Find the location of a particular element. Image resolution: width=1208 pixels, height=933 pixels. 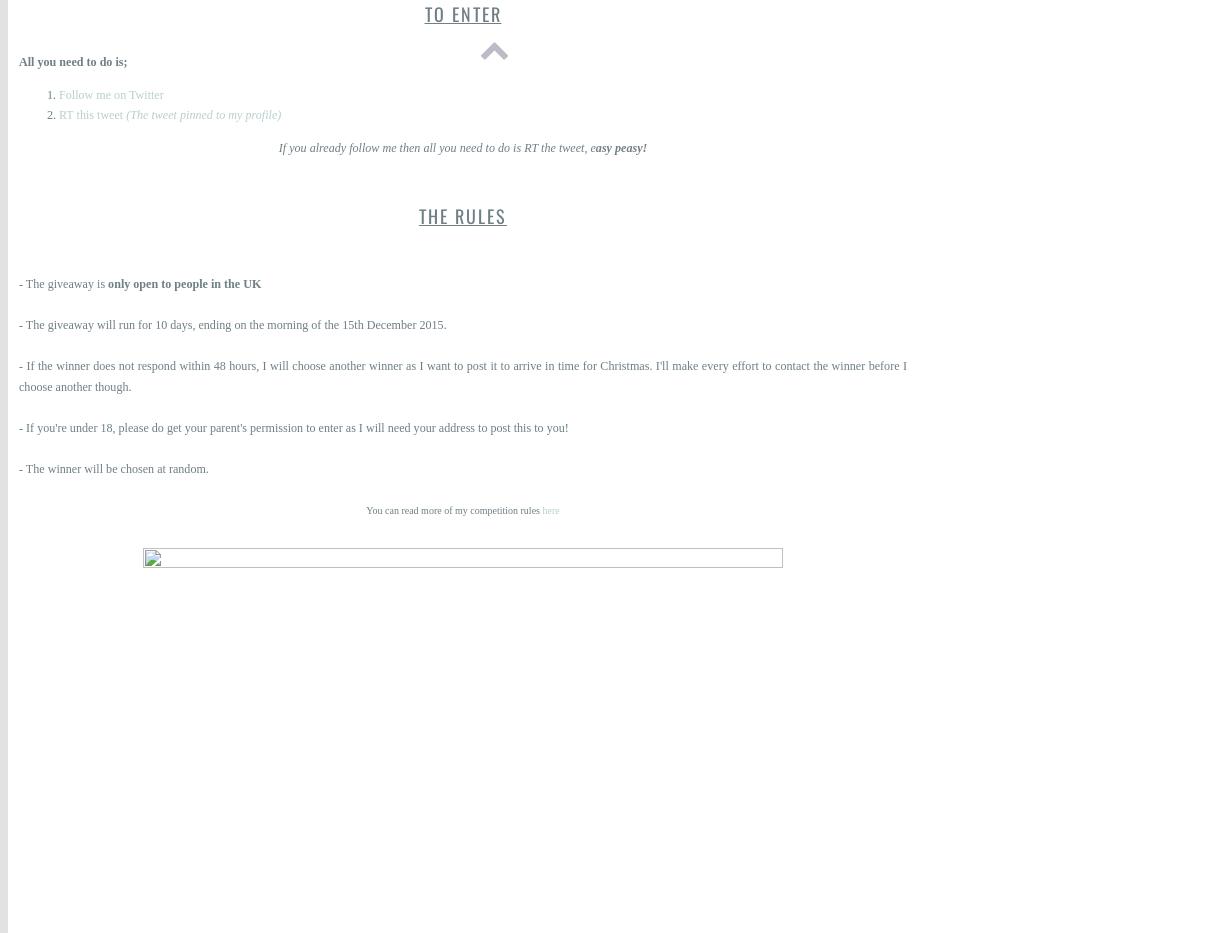

'here' is located at coordinates (550, 510).